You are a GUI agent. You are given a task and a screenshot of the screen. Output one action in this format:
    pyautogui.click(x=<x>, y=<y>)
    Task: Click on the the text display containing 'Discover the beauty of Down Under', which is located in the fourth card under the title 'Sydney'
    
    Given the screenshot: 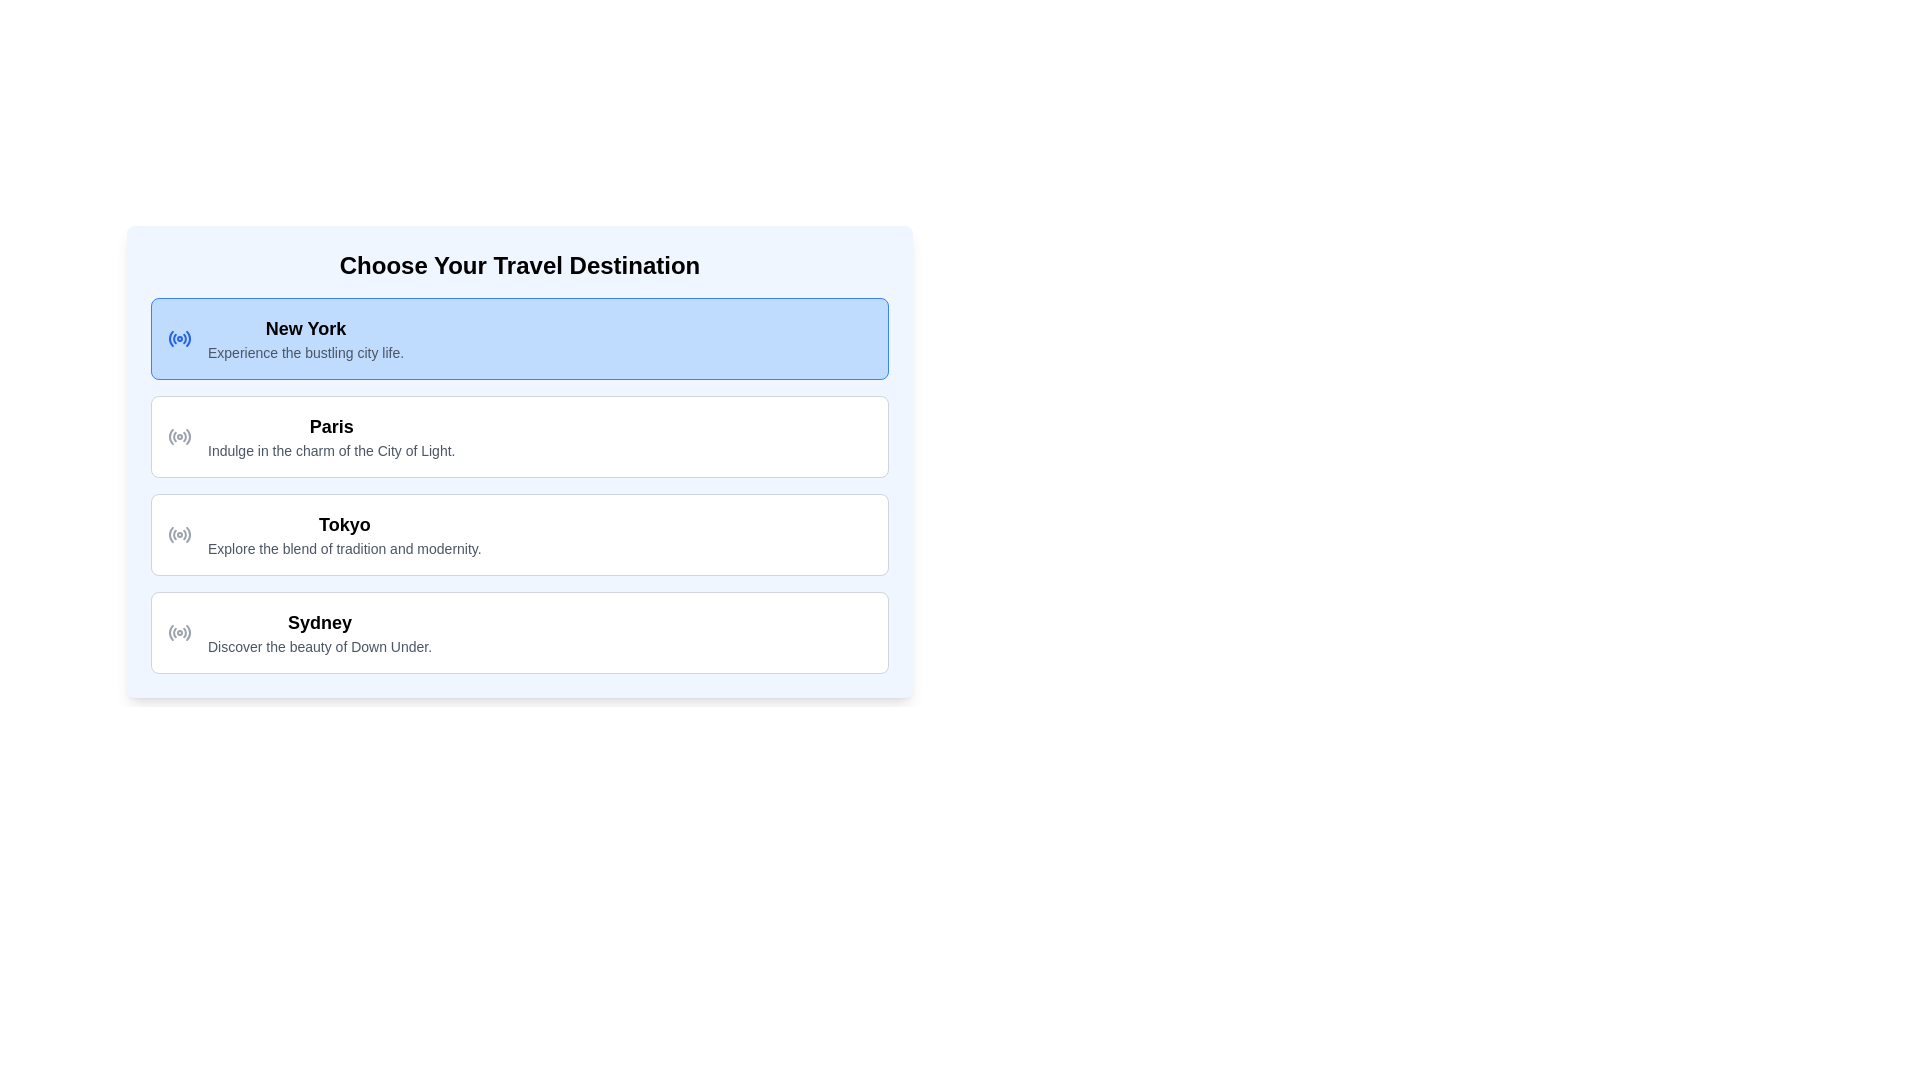 What is the action you would take?
    pyautogui.click(x=320, y=647)
    